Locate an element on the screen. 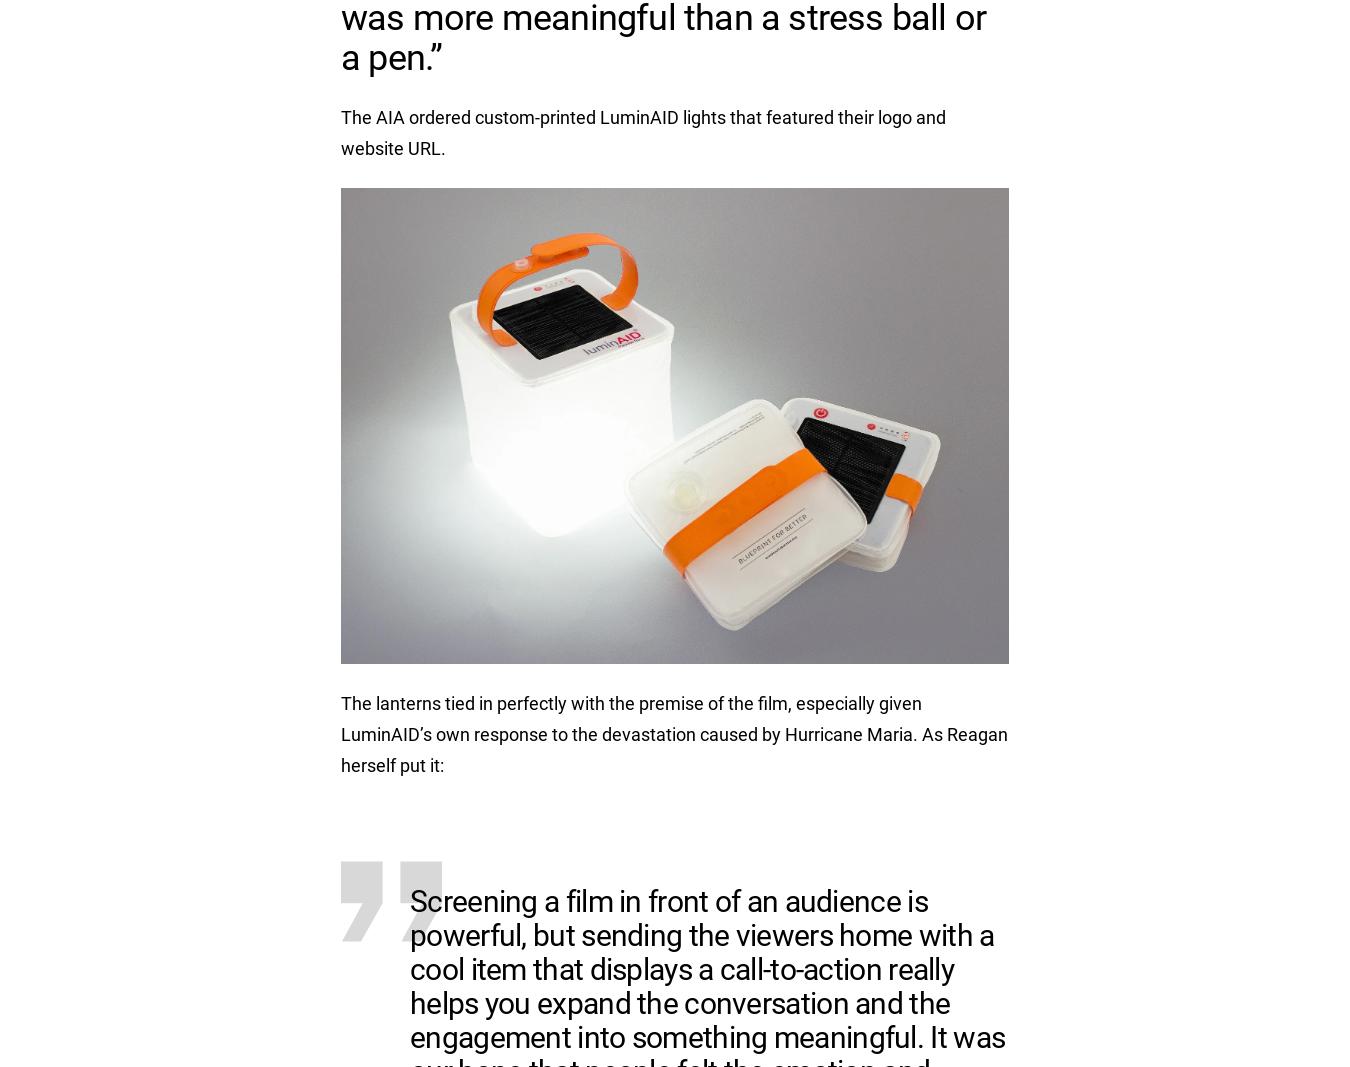 This screenshot has height=1067, width=1350. 'response' is located at coordinates (512, 732).